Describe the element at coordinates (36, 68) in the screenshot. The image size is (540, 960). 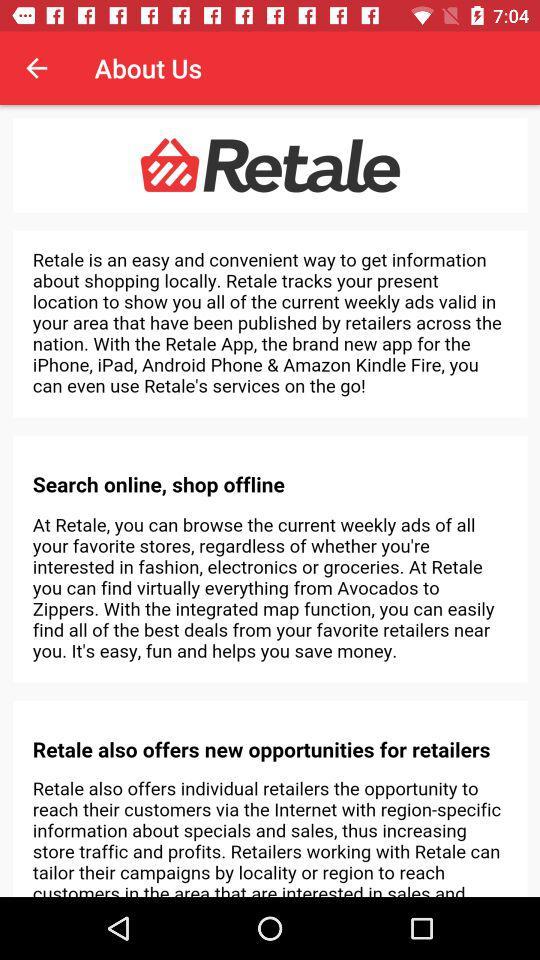
I see `previous` at that location.